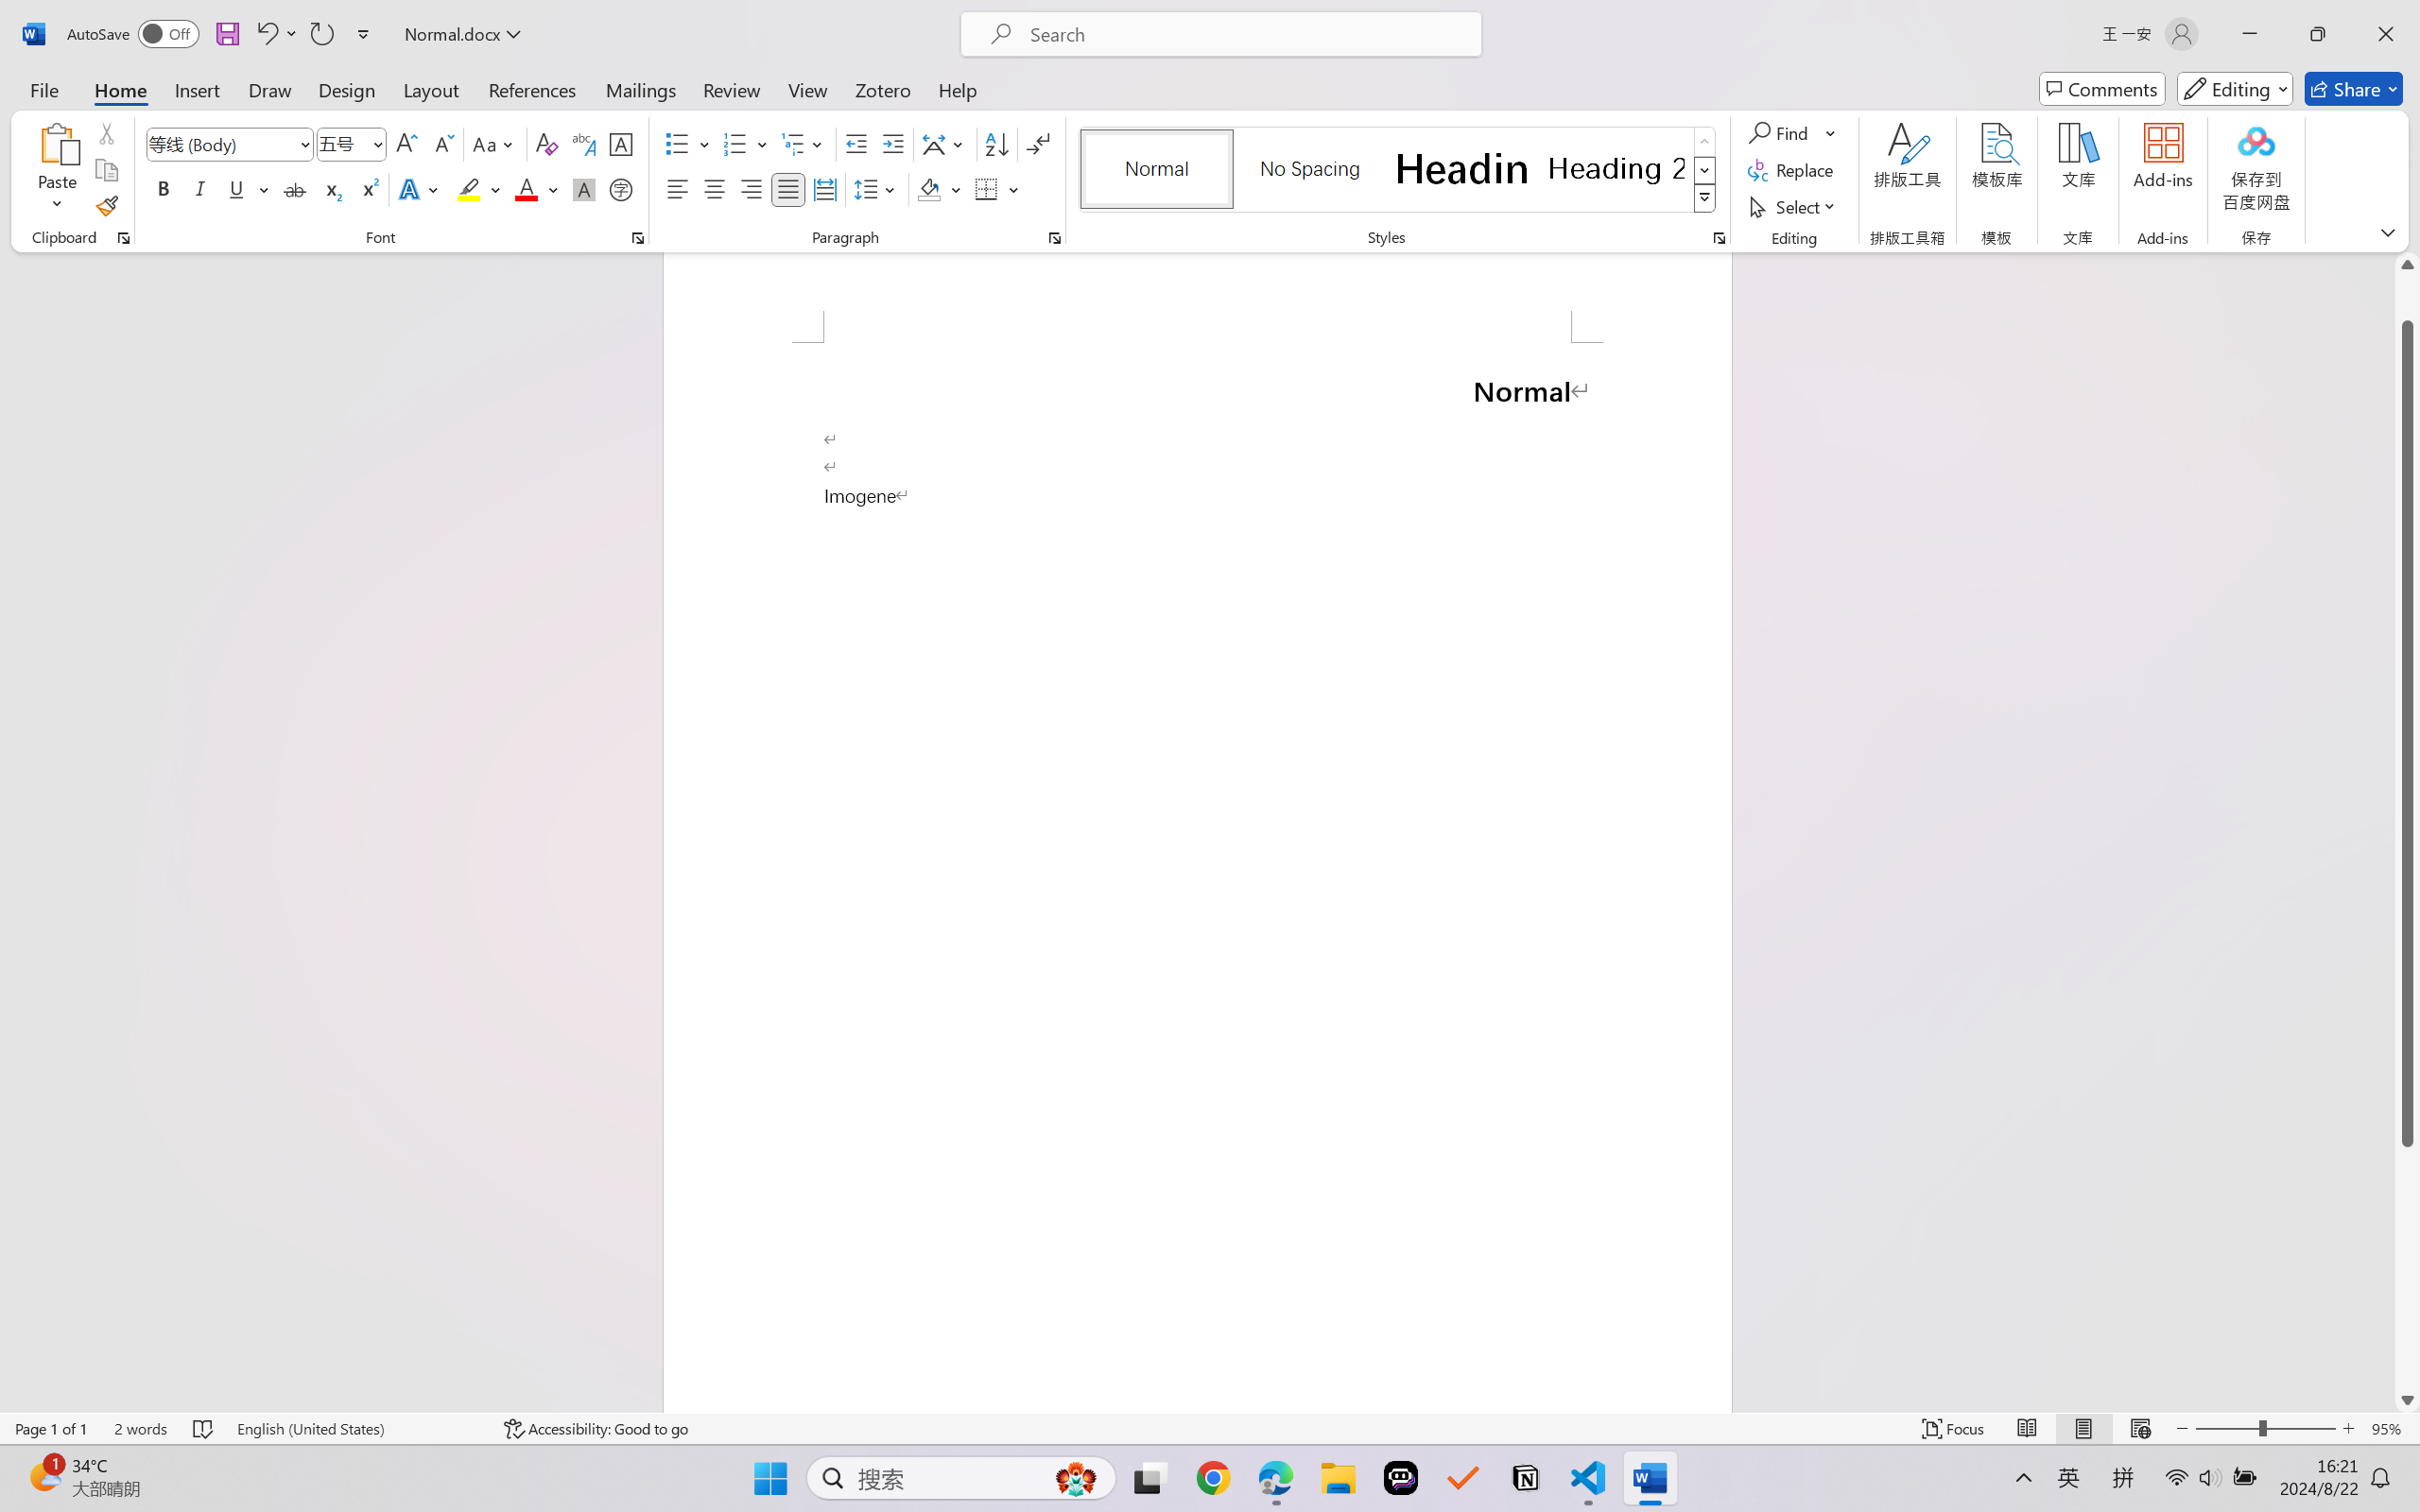 The width and height of the screenshot is (2420, 1512). I want to click on 'Office Clipboard...', so click(122, 237).